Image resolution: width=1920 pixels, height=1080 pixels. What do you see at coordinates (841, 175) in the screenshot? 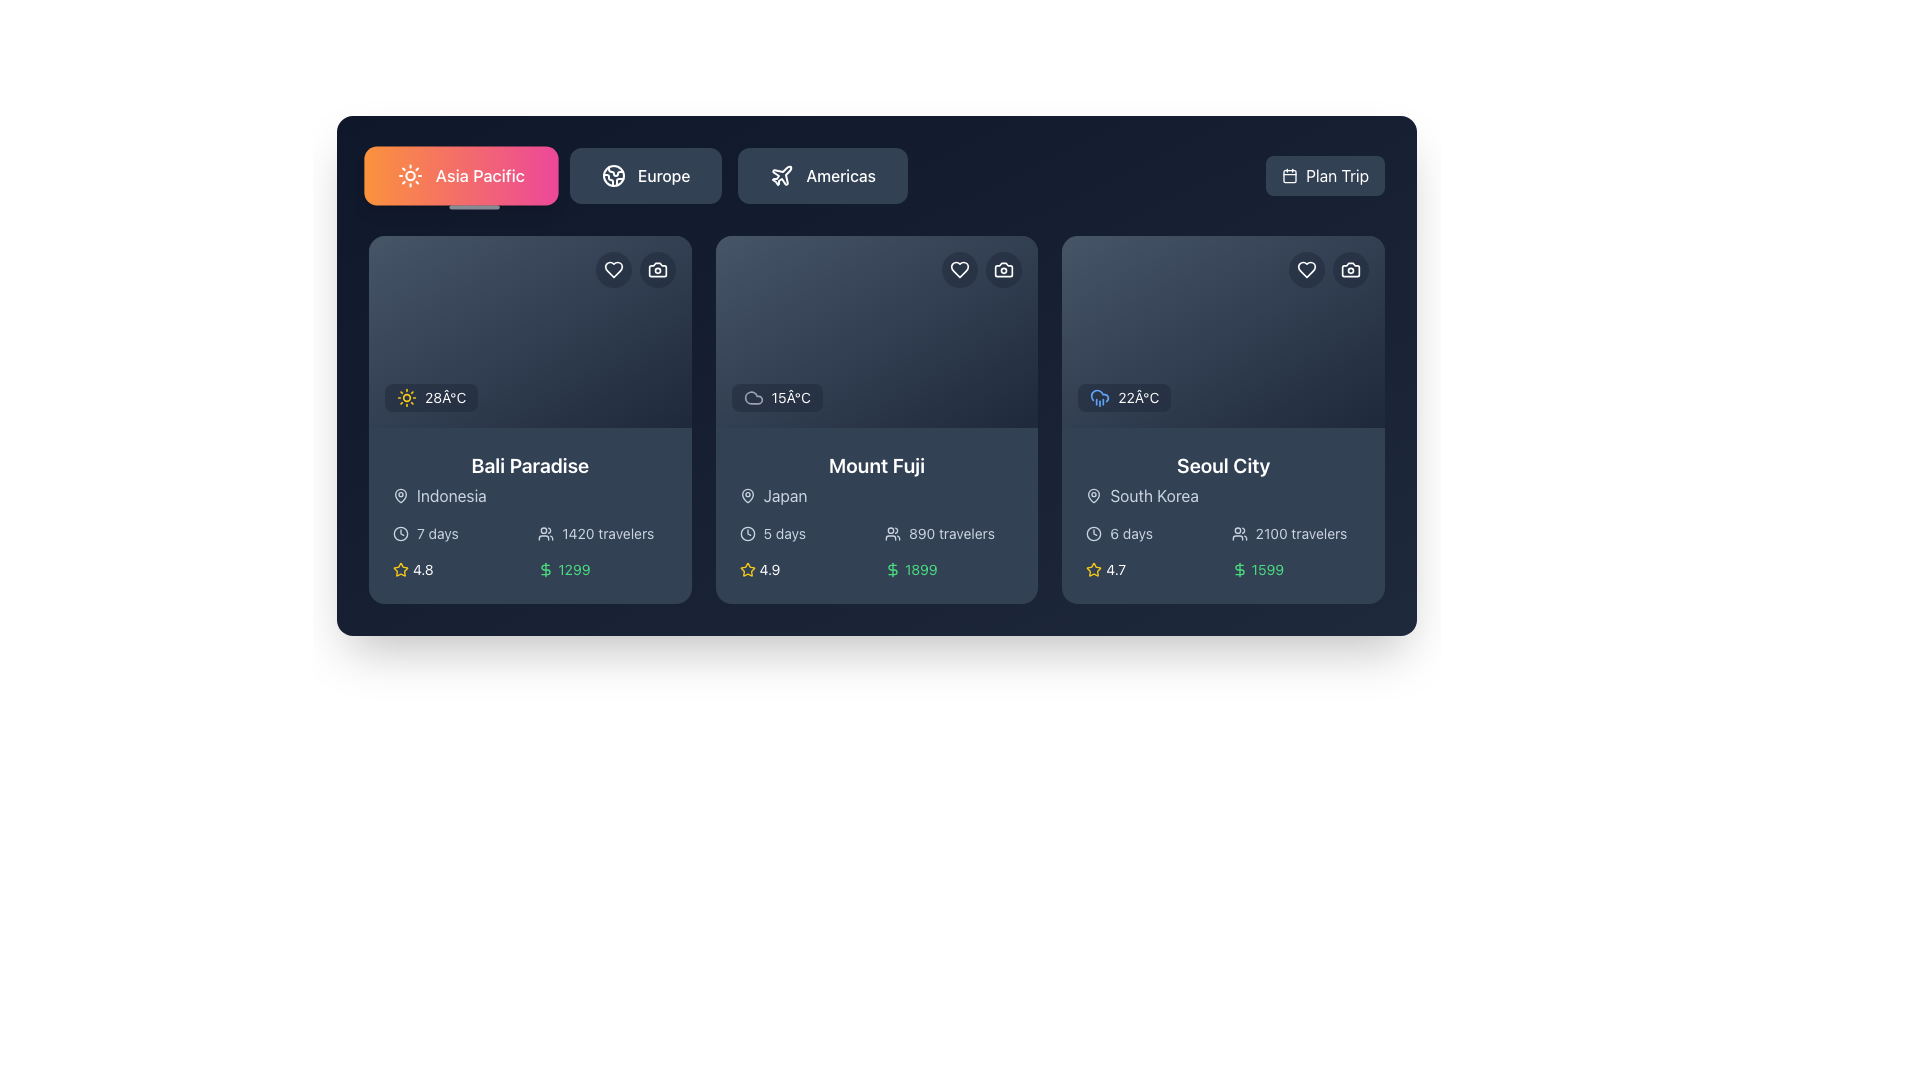
I see `the 'Americas' text label` at bounding box center [841, 175].